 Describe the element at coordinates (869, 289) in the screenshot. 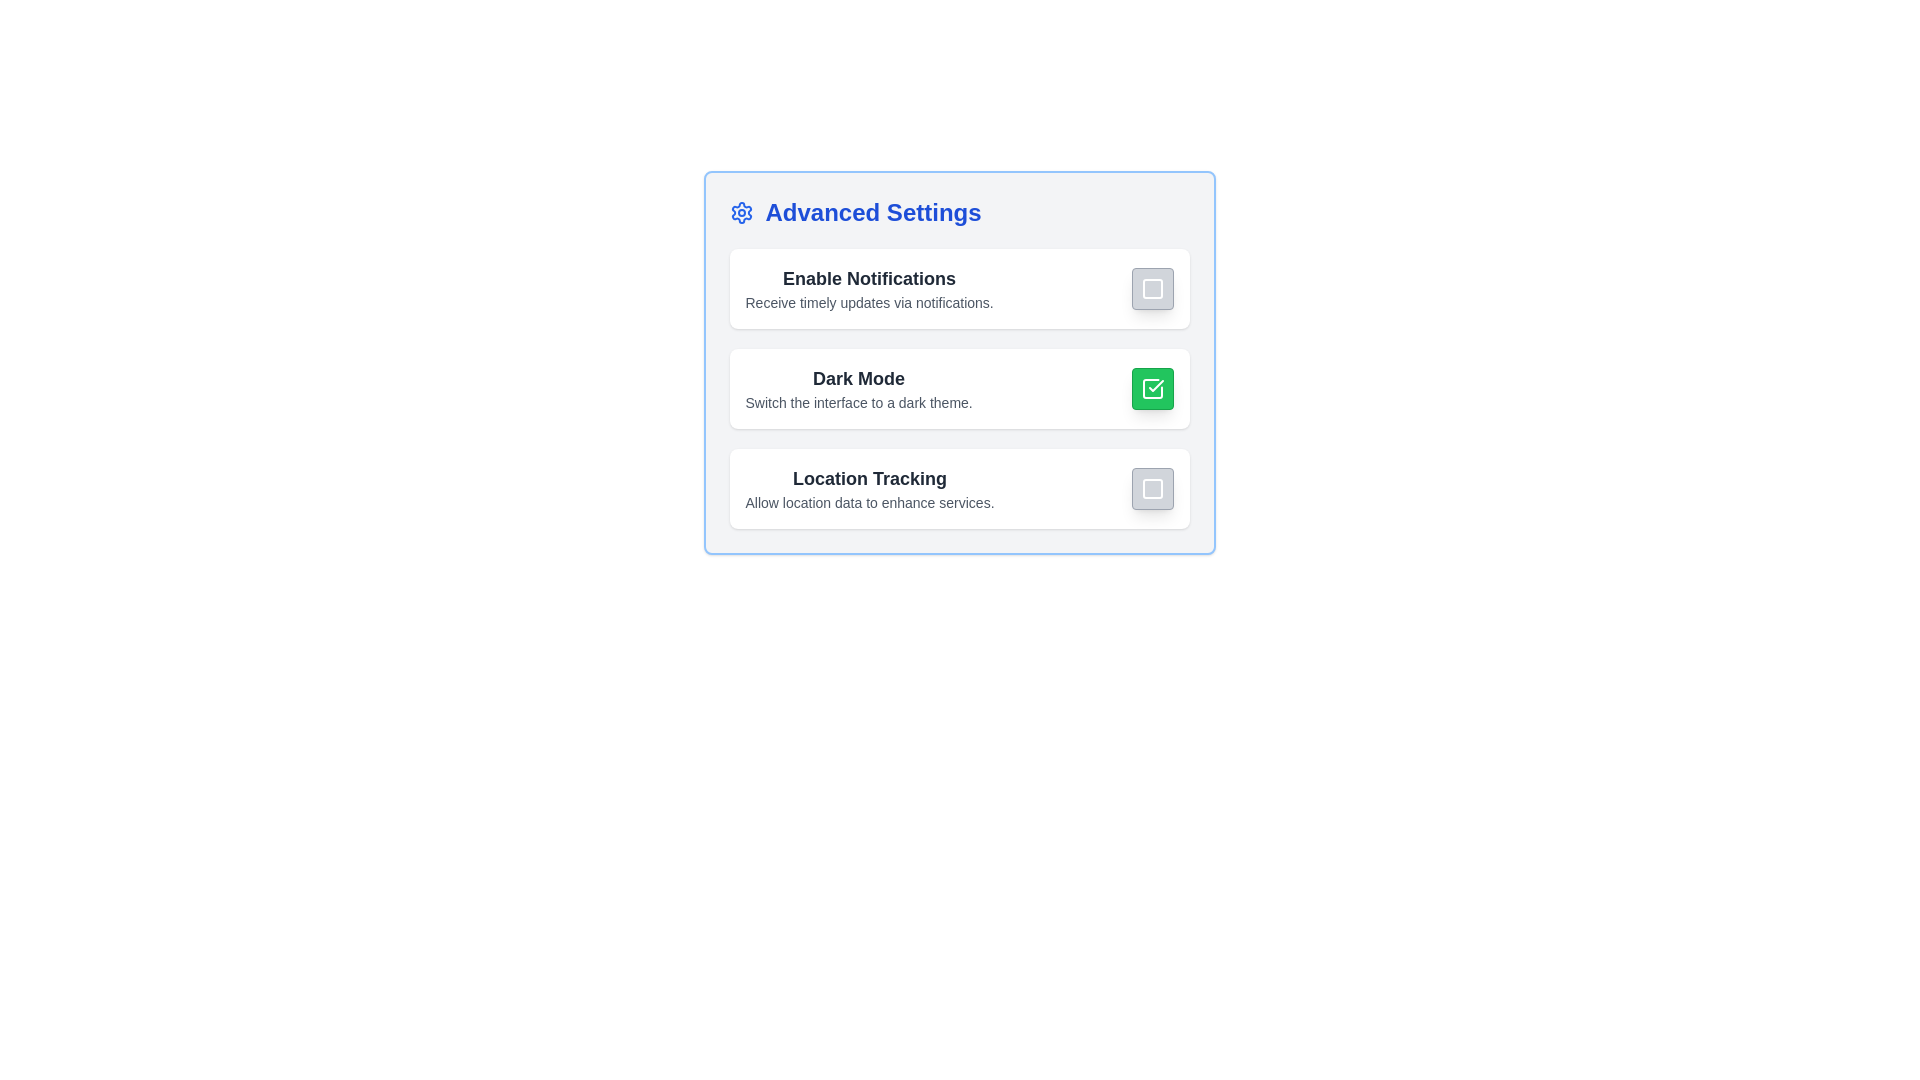

I see `the informational text component displaying 'Enable Notifications' and its subtext 'Receive timely updates via notifications.'` at that location.